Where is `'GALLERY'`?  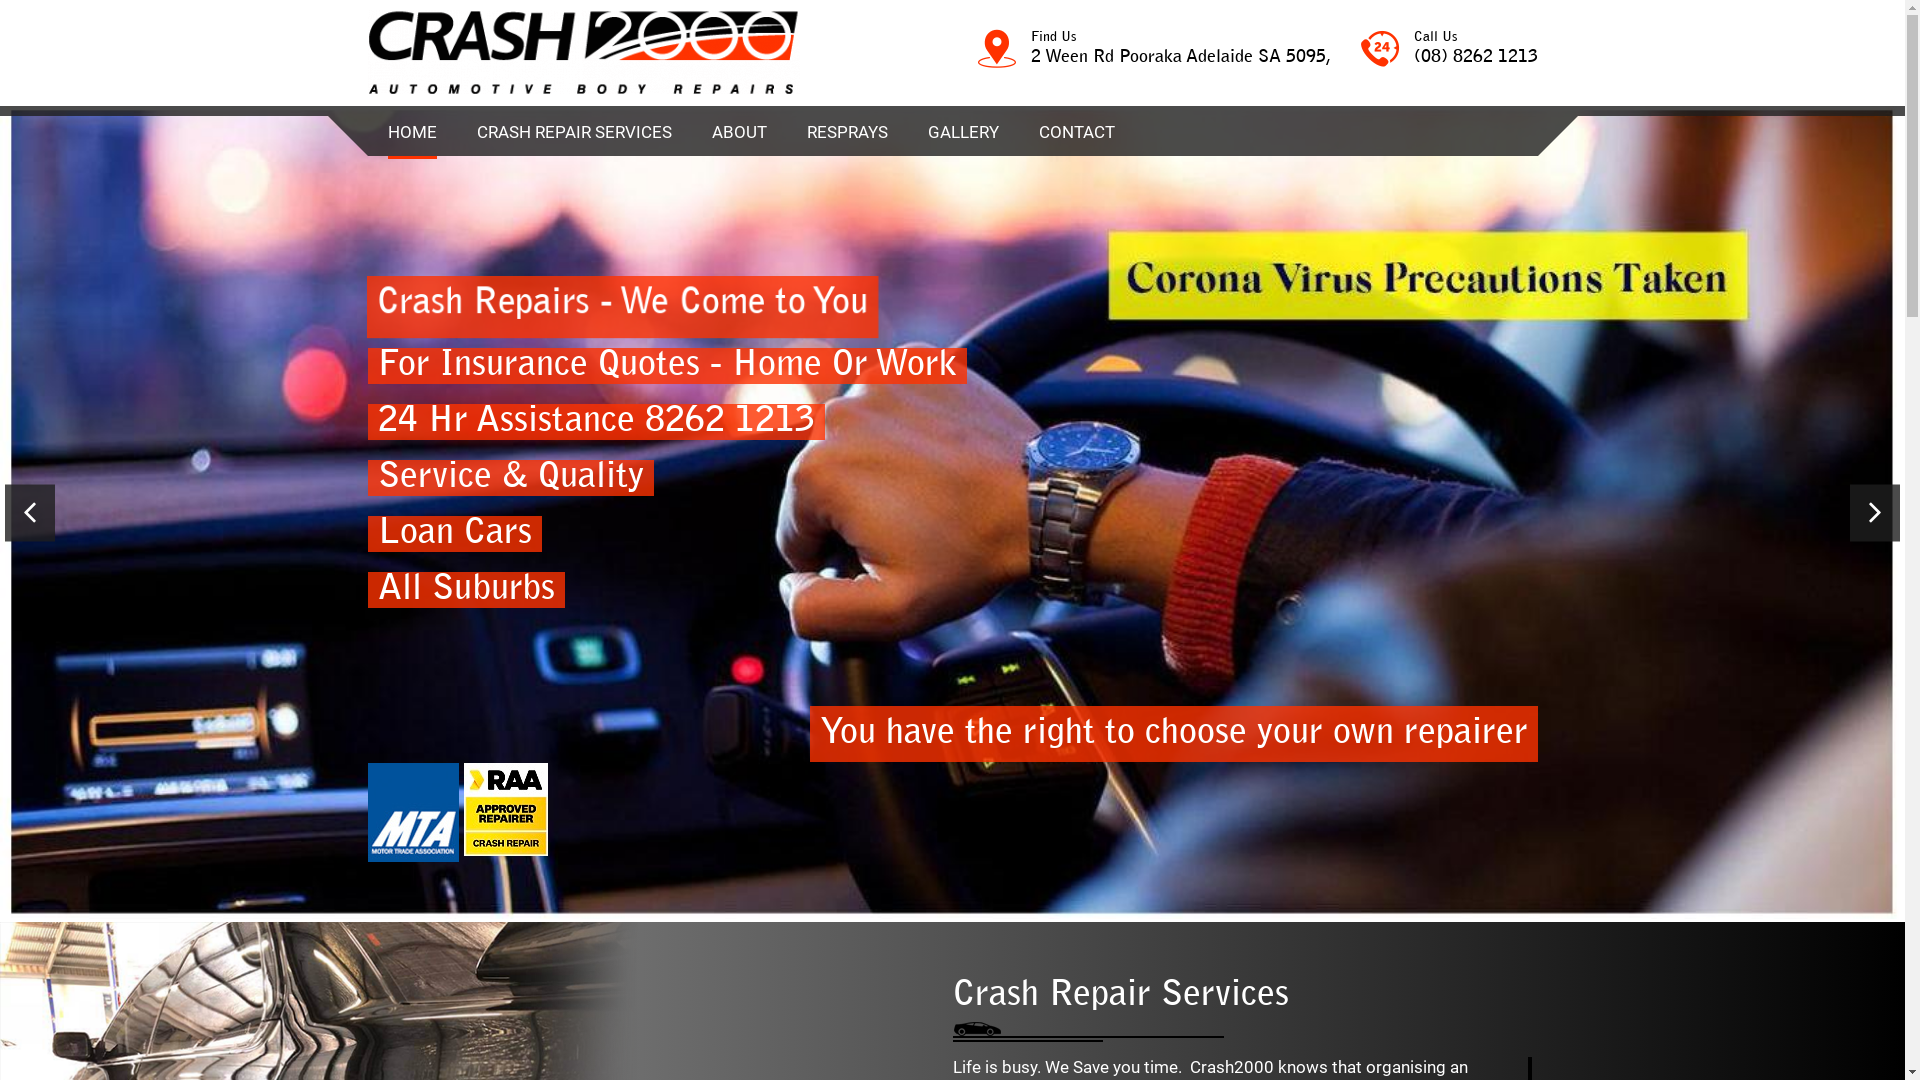 'GALLERY' is located at coordinates (963, 131).